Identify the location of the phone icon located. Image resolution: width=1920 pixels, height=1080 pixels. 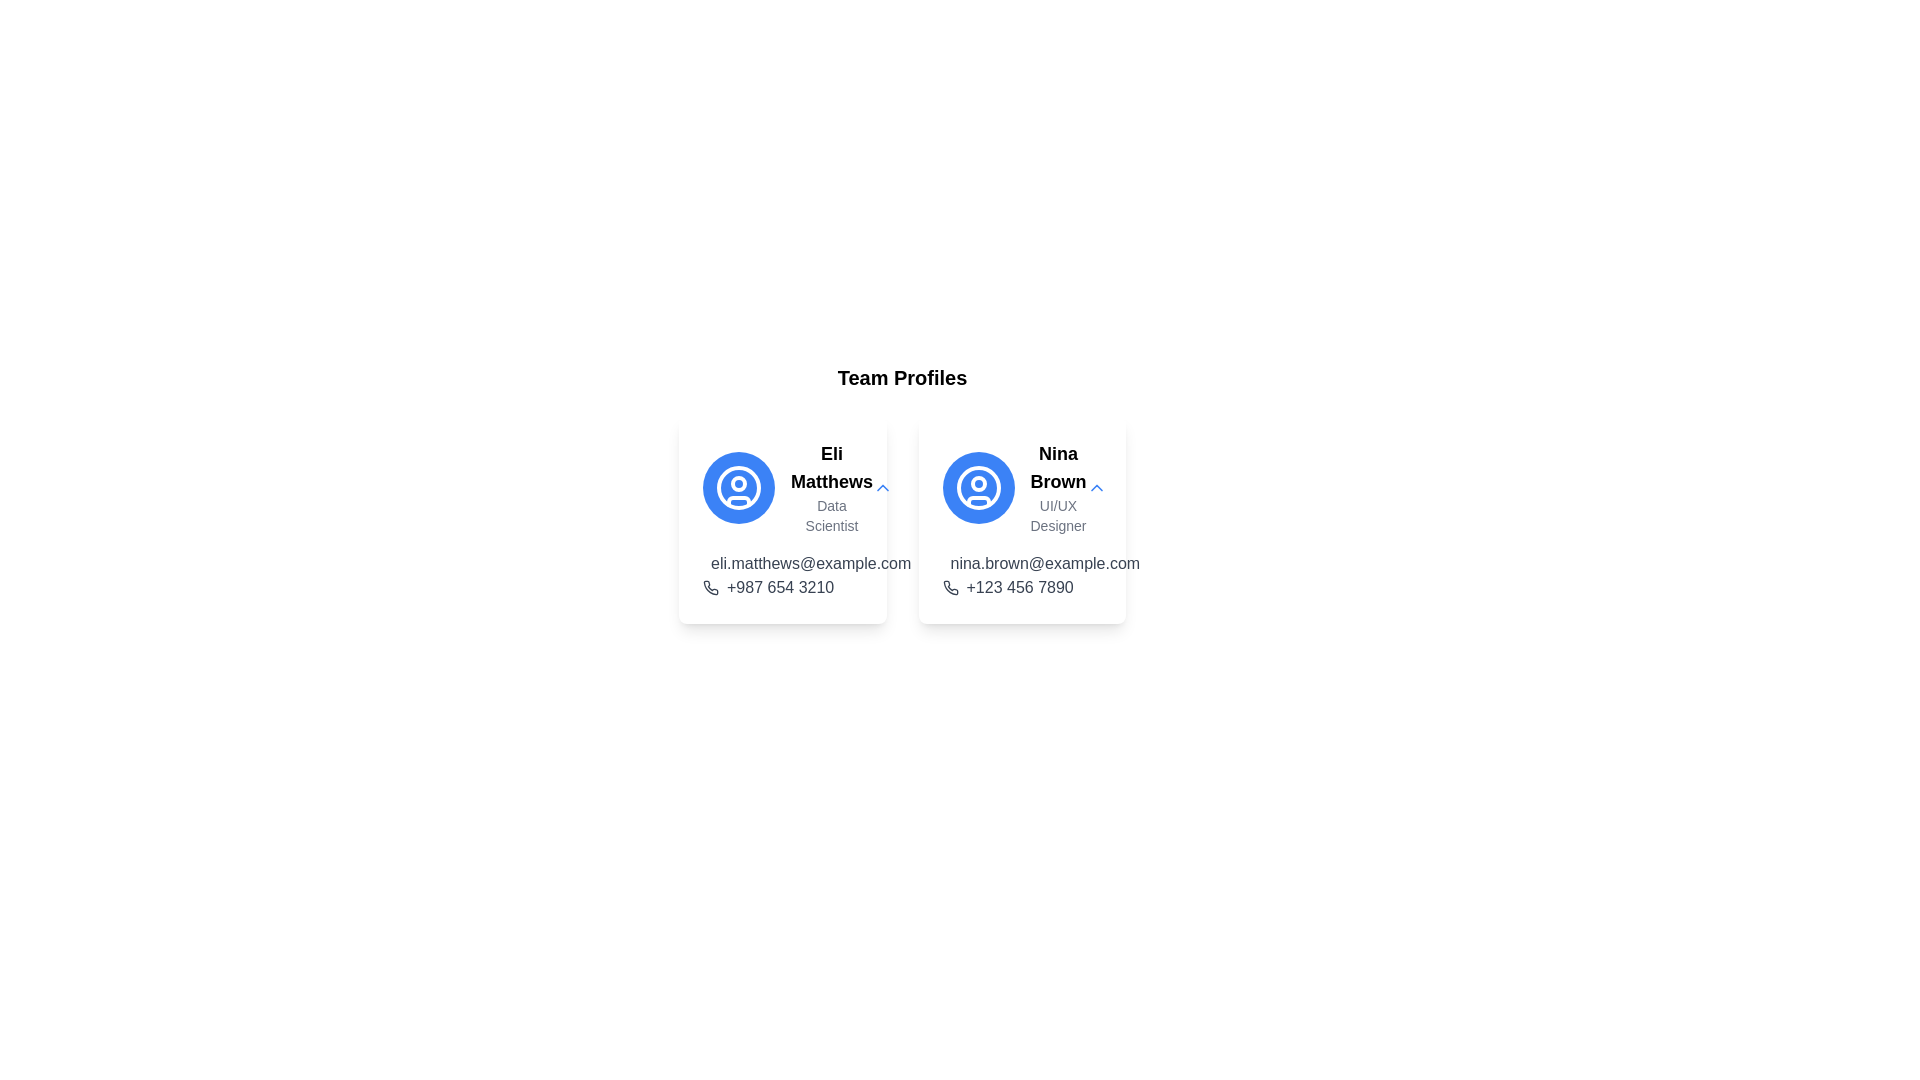
(949, 586).